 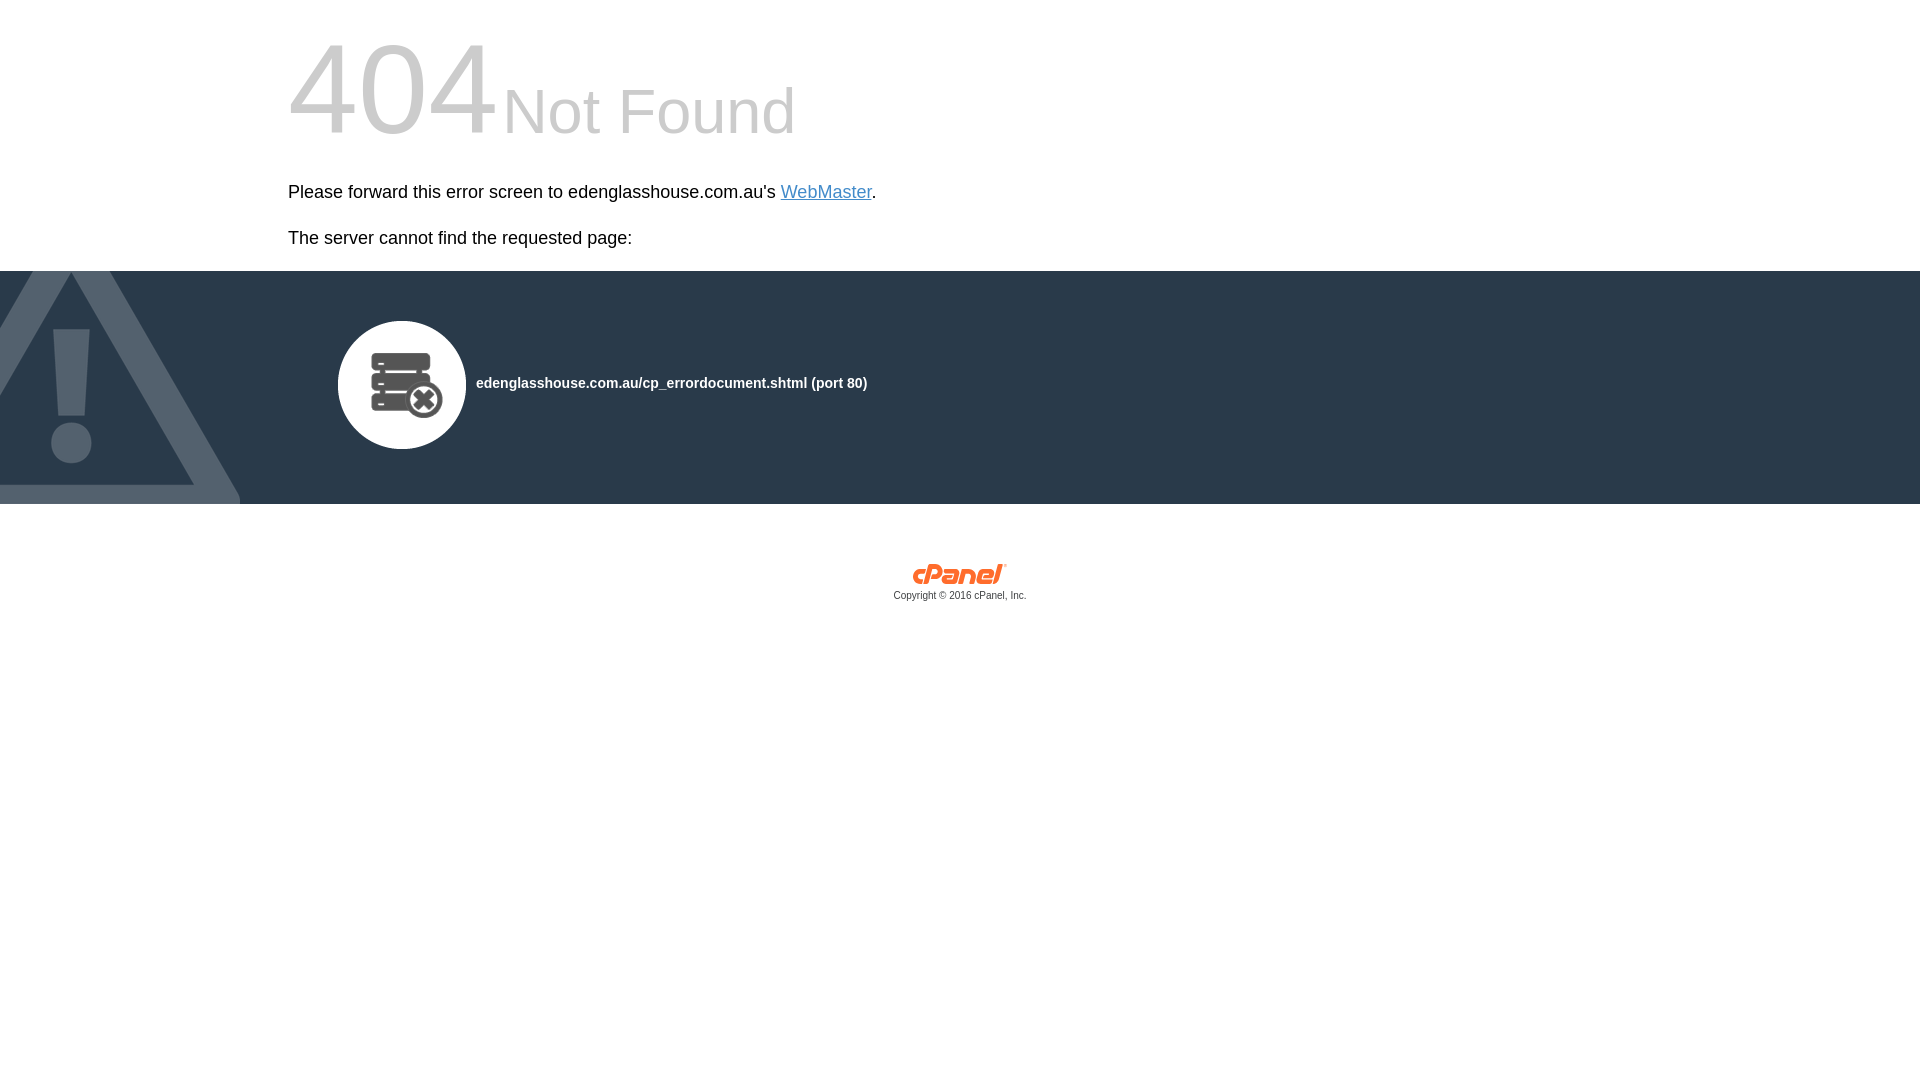 What do you see at coordinates (780, 192) in the screenshot?
I see `'WebMaster'` at bounding box center [780, 192].